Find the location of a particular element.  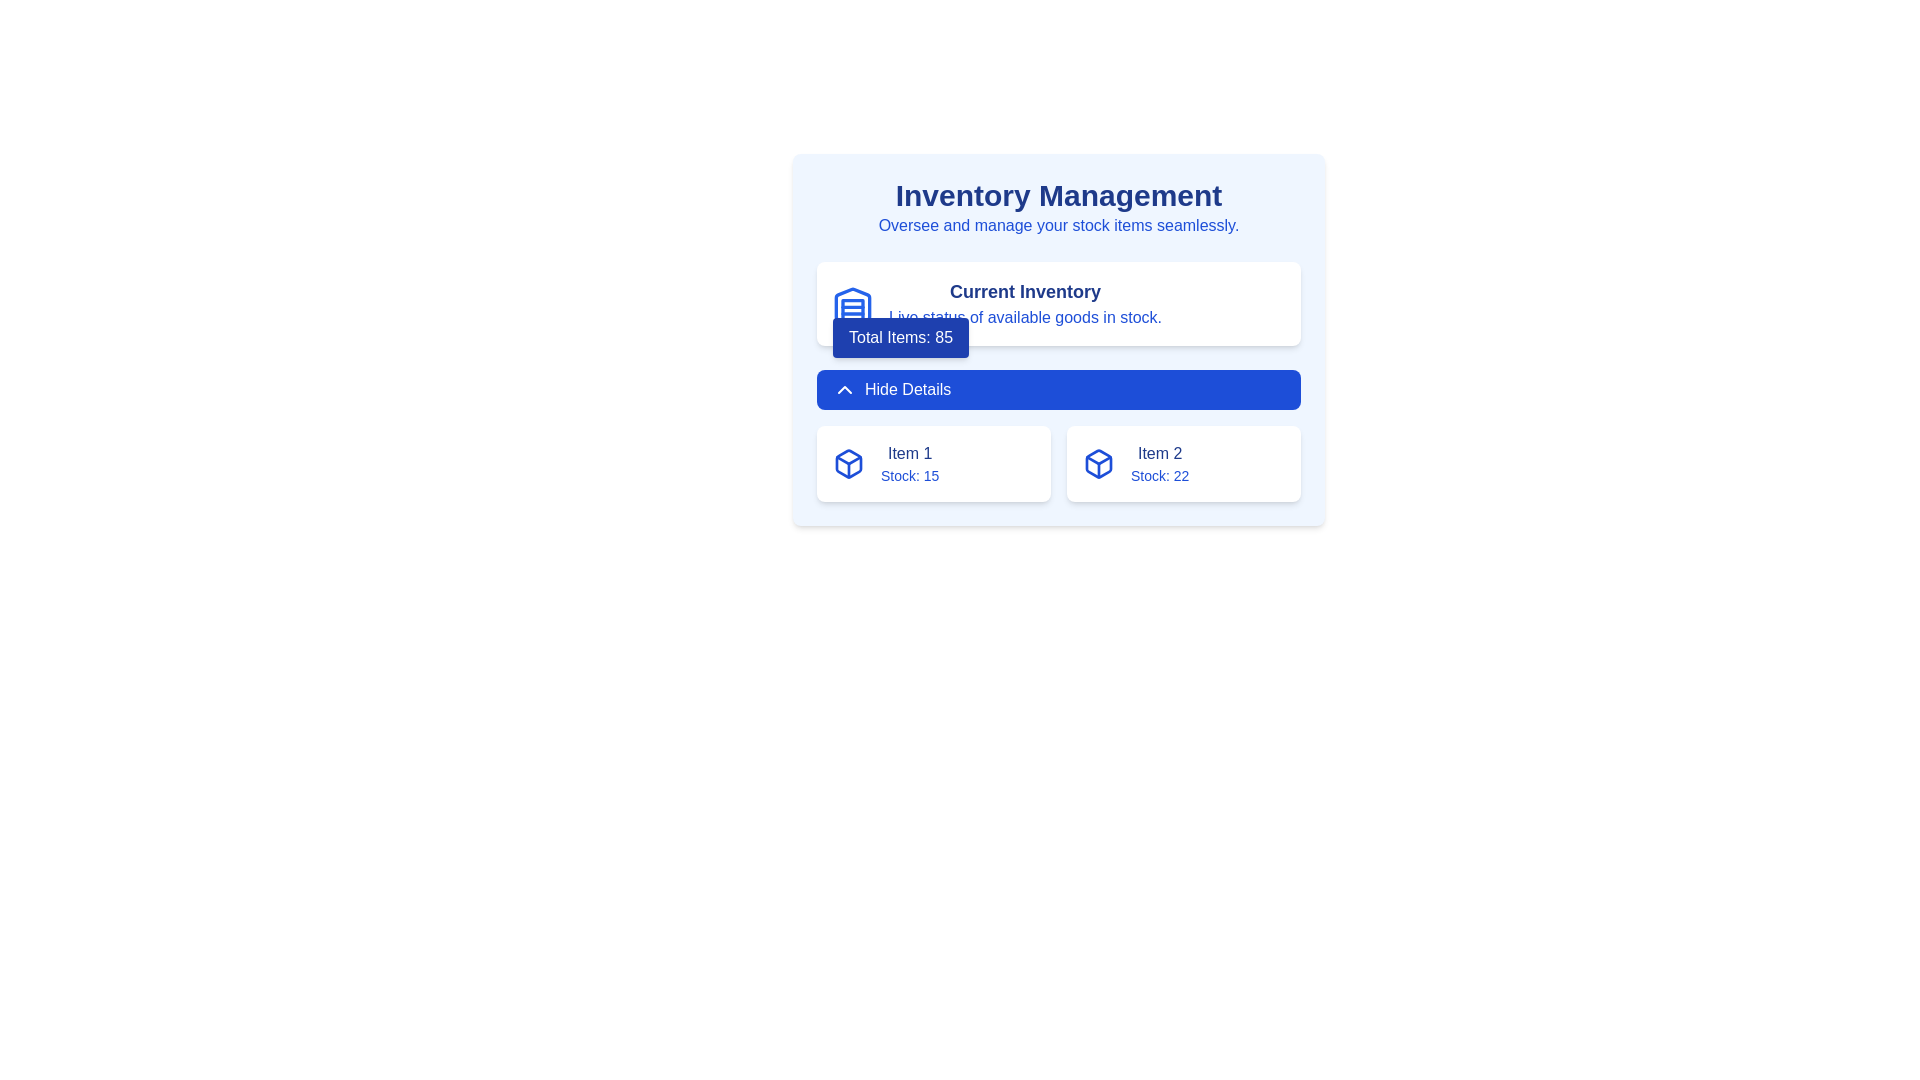

the blue warehouse icon located to the left of the 'Current Inventory' text, which represents the inventory module is located at coordinates (853, 304).